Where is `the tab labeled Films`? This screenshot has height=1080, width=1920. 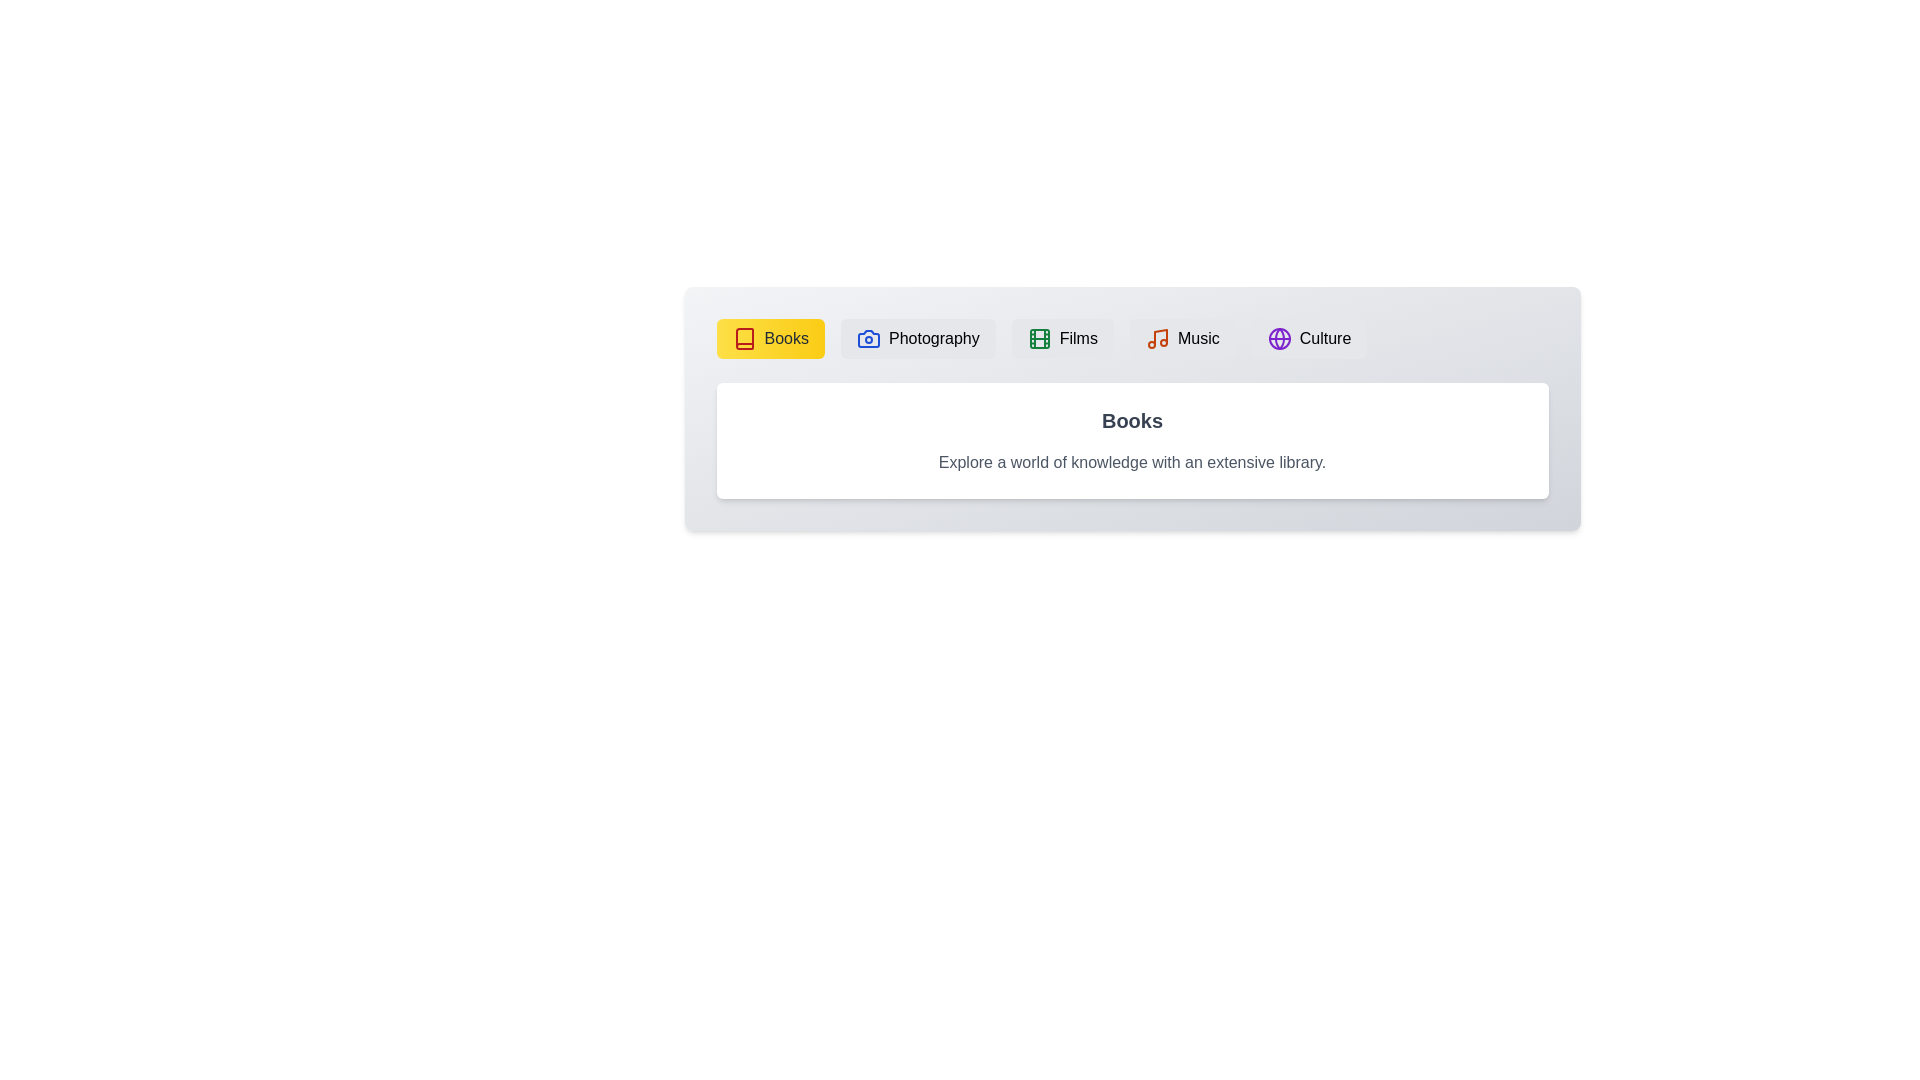 the tab labeled Films is located at coordinates (1061, 338).